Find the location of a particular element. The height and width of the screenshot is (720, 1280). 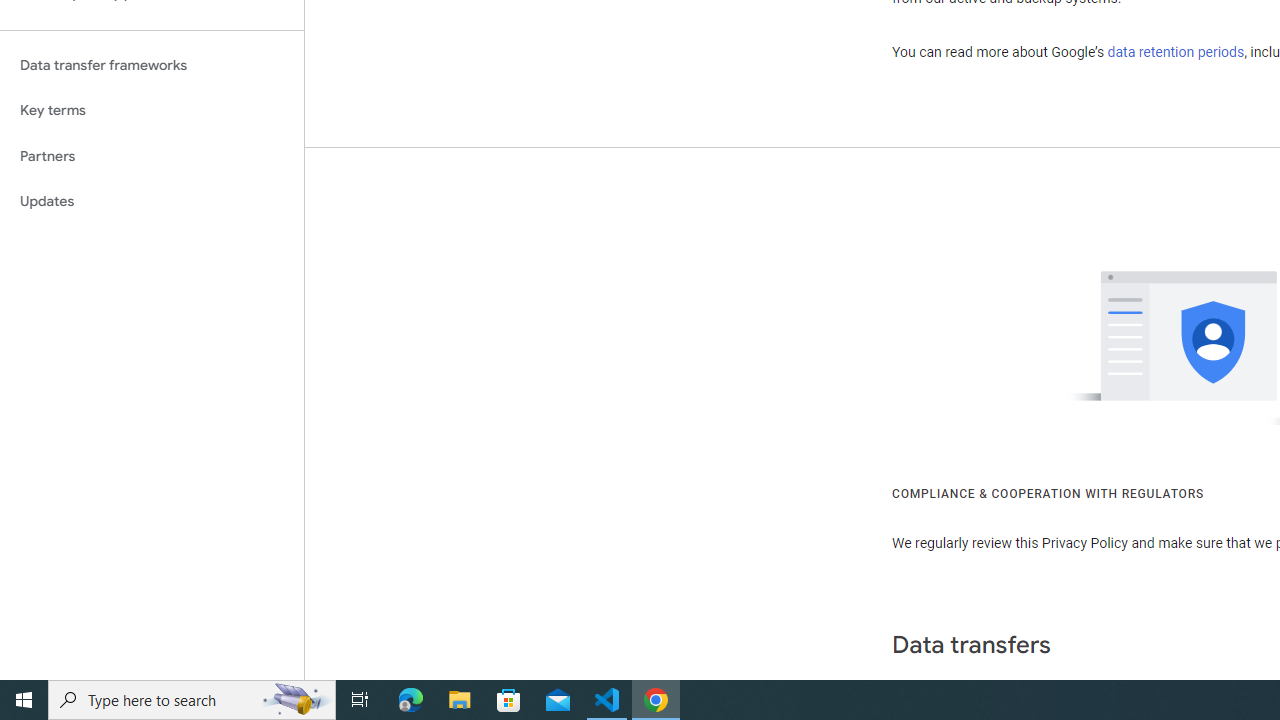

'data retention periods' is located at coordinates (1176, 51).